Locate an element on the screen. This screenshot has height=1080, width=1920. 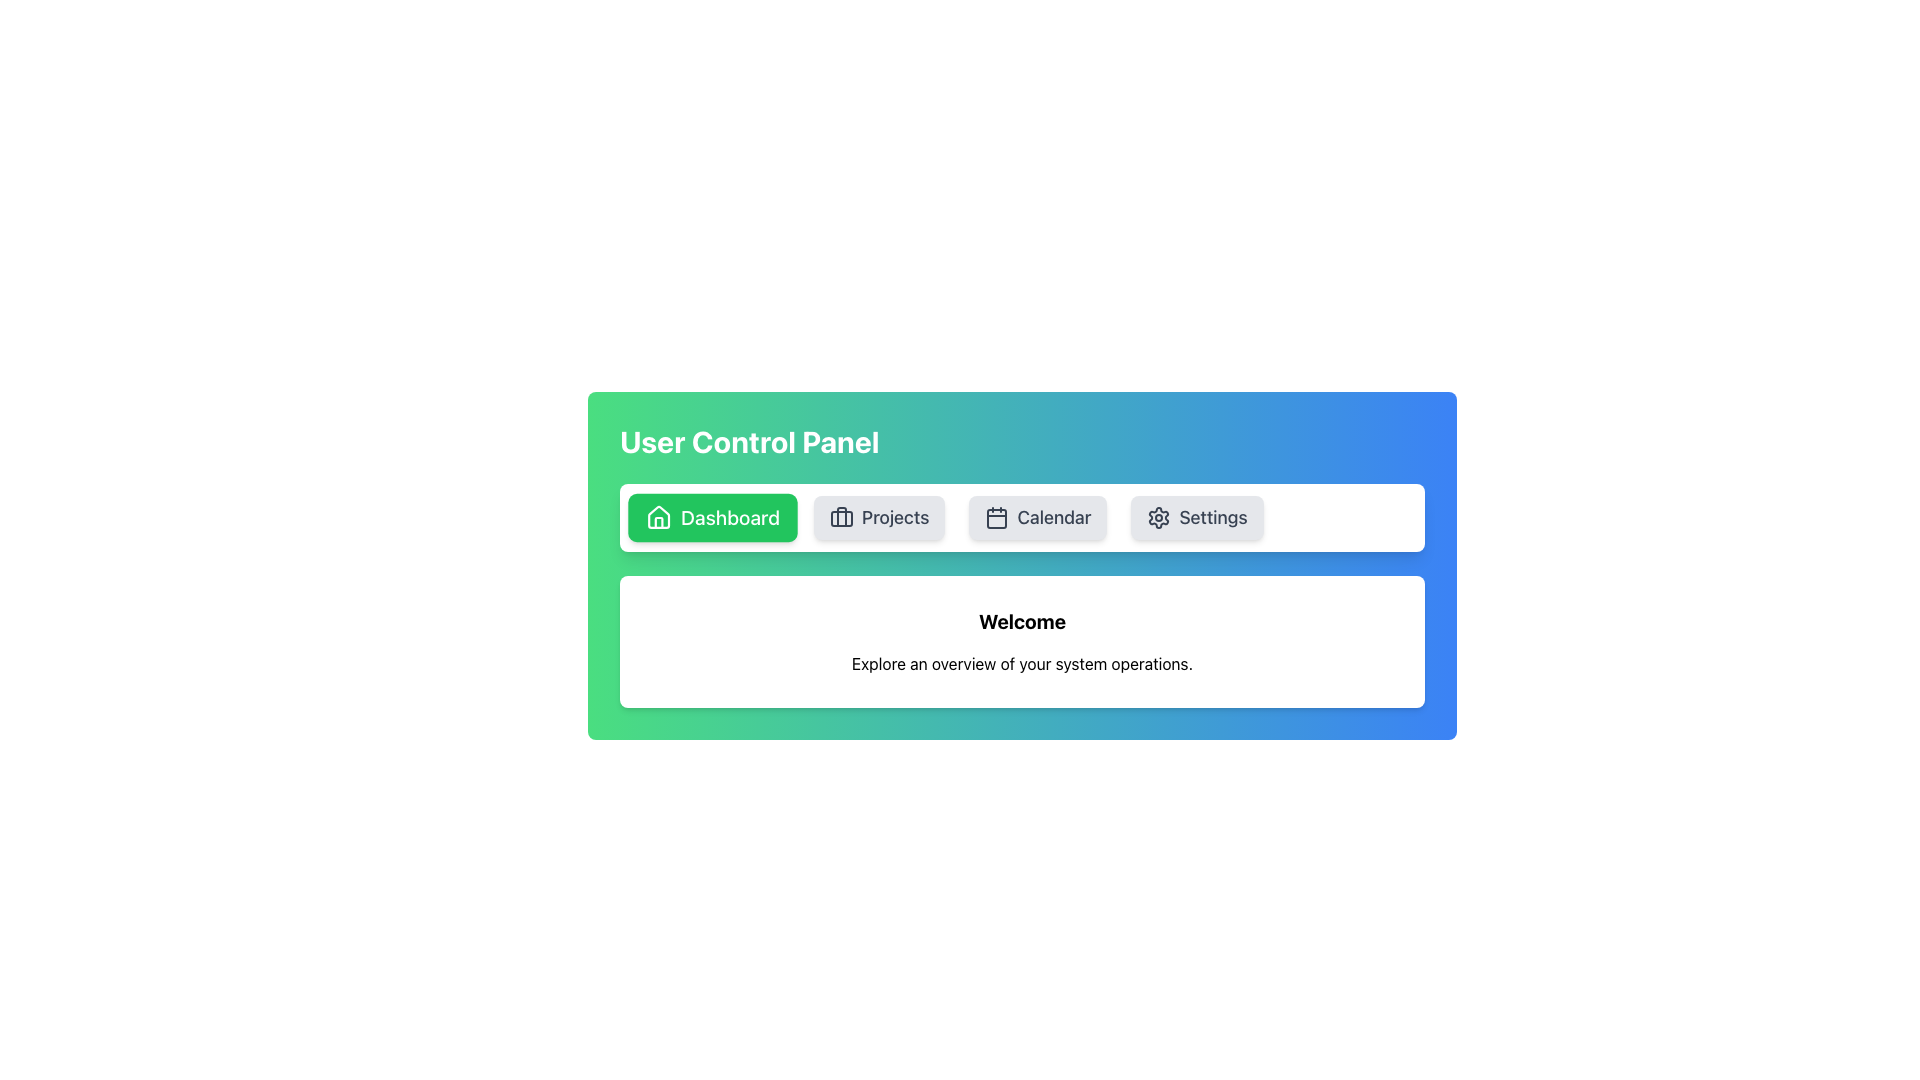
the Dashboard button which contains the bottom part of the house icon in the navigation bar is located at coordinates (659, 521).